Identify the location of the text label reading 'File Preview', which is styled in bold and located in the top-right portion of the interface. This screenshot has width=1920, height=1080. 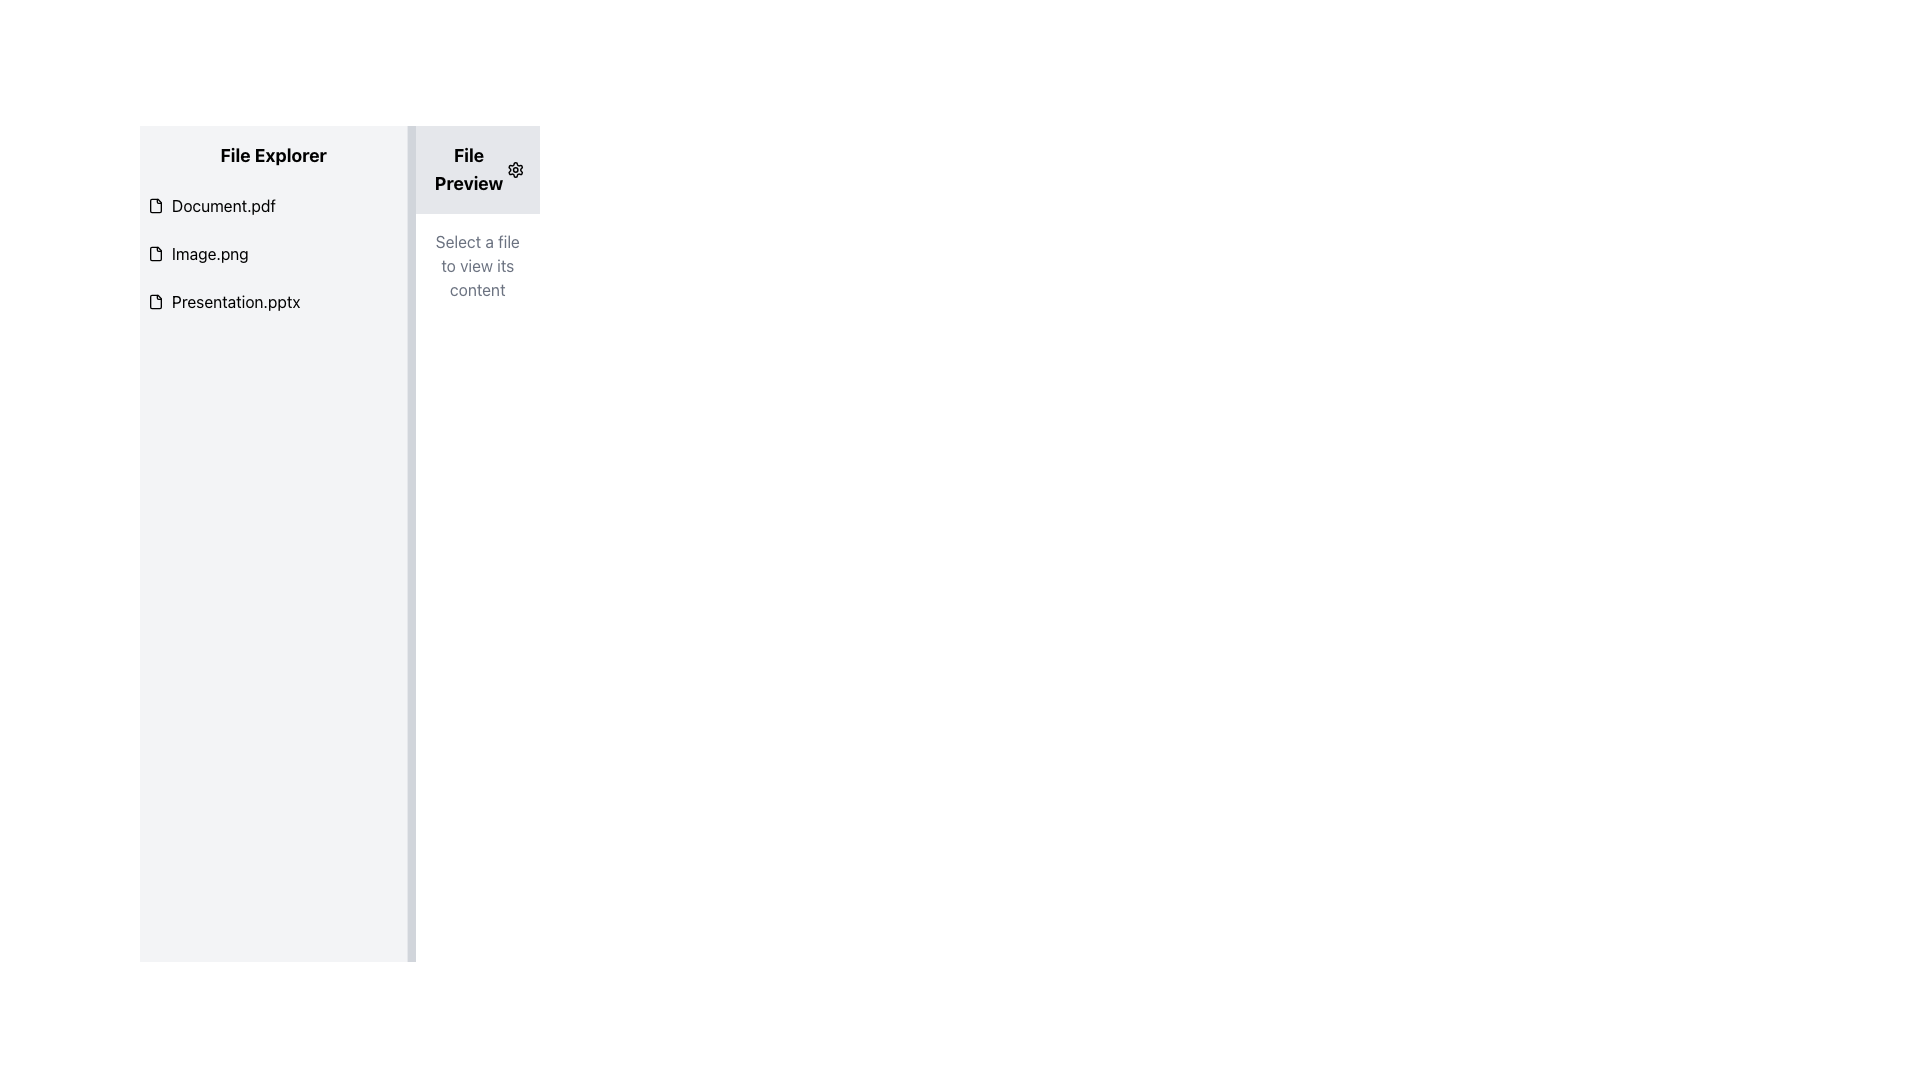
(468, 168).